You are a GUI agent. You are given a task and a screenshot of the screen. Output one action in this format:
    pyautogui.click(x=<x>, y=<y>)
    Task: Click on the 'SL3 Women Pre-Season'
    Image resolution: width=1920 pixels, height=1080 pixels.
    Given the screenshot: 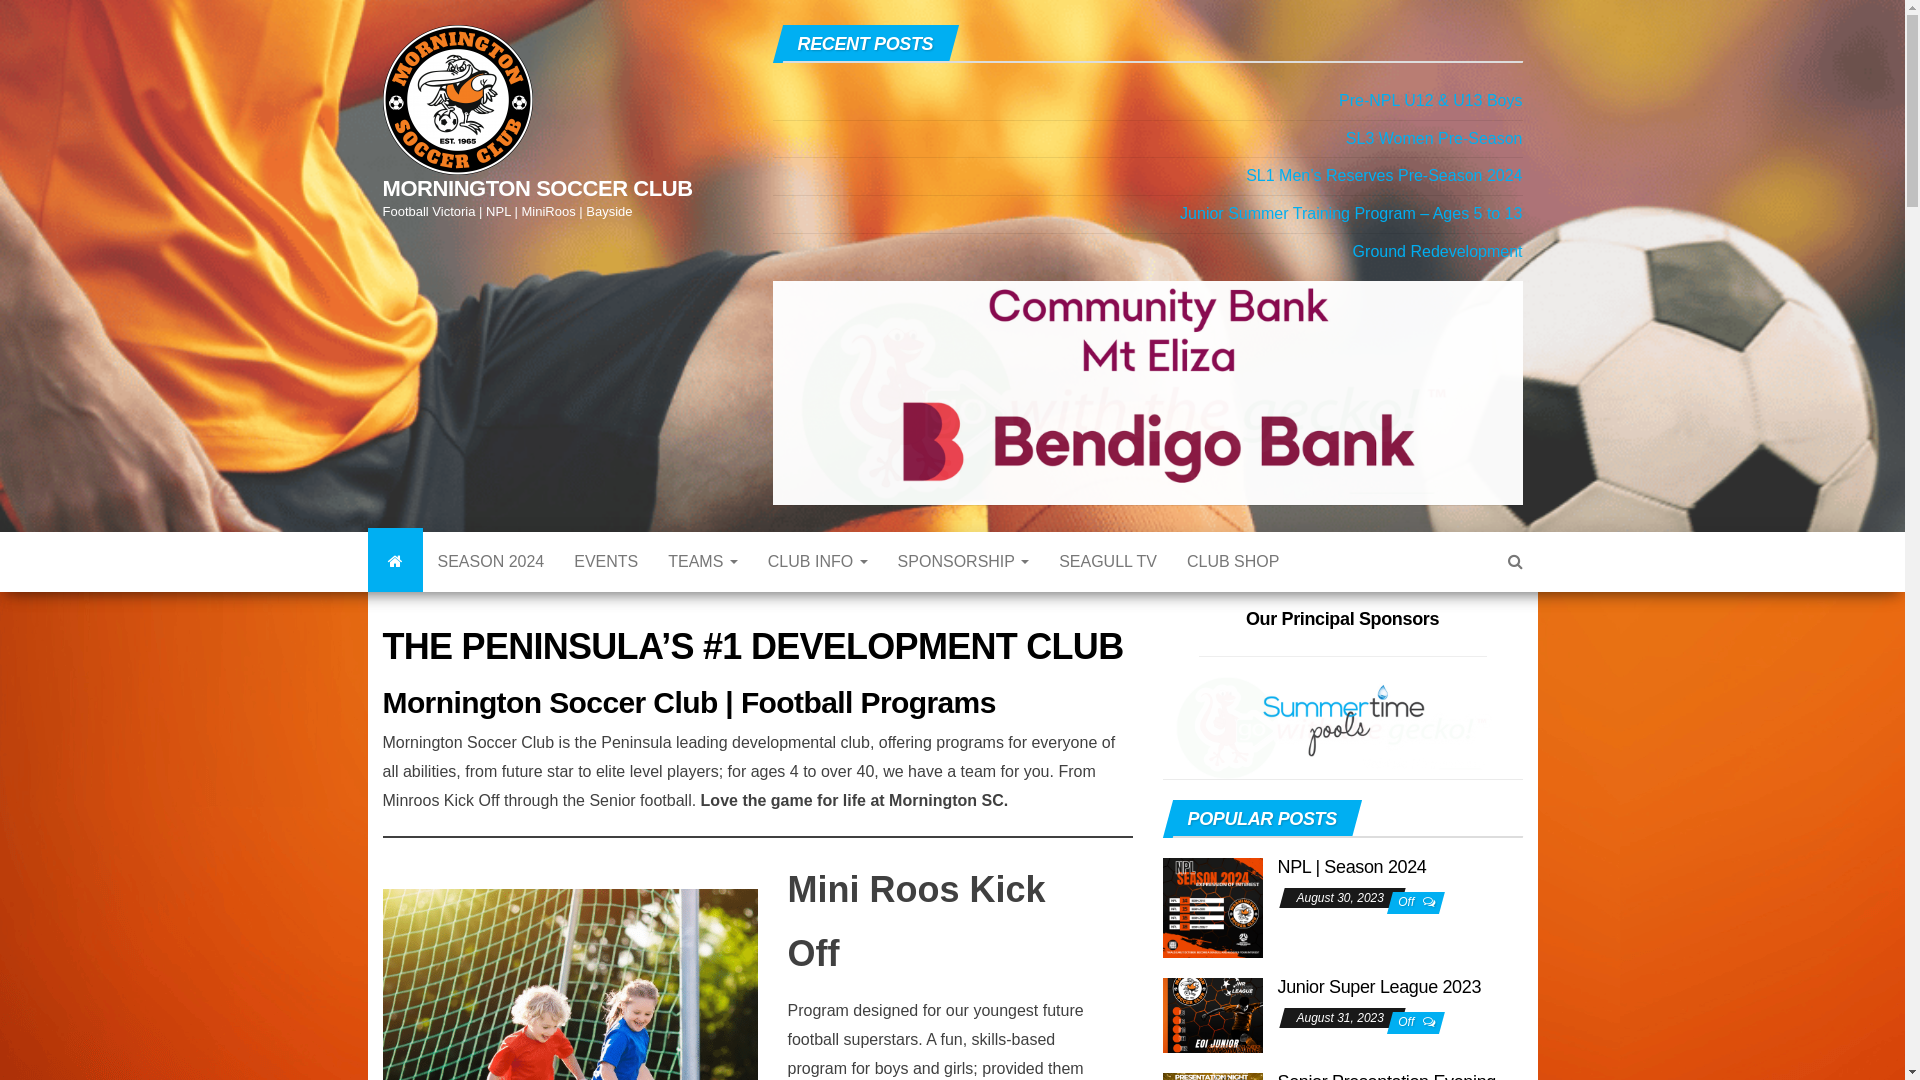 What is the action you would take?
    pyautogui.click(x=1345, y=137)
    